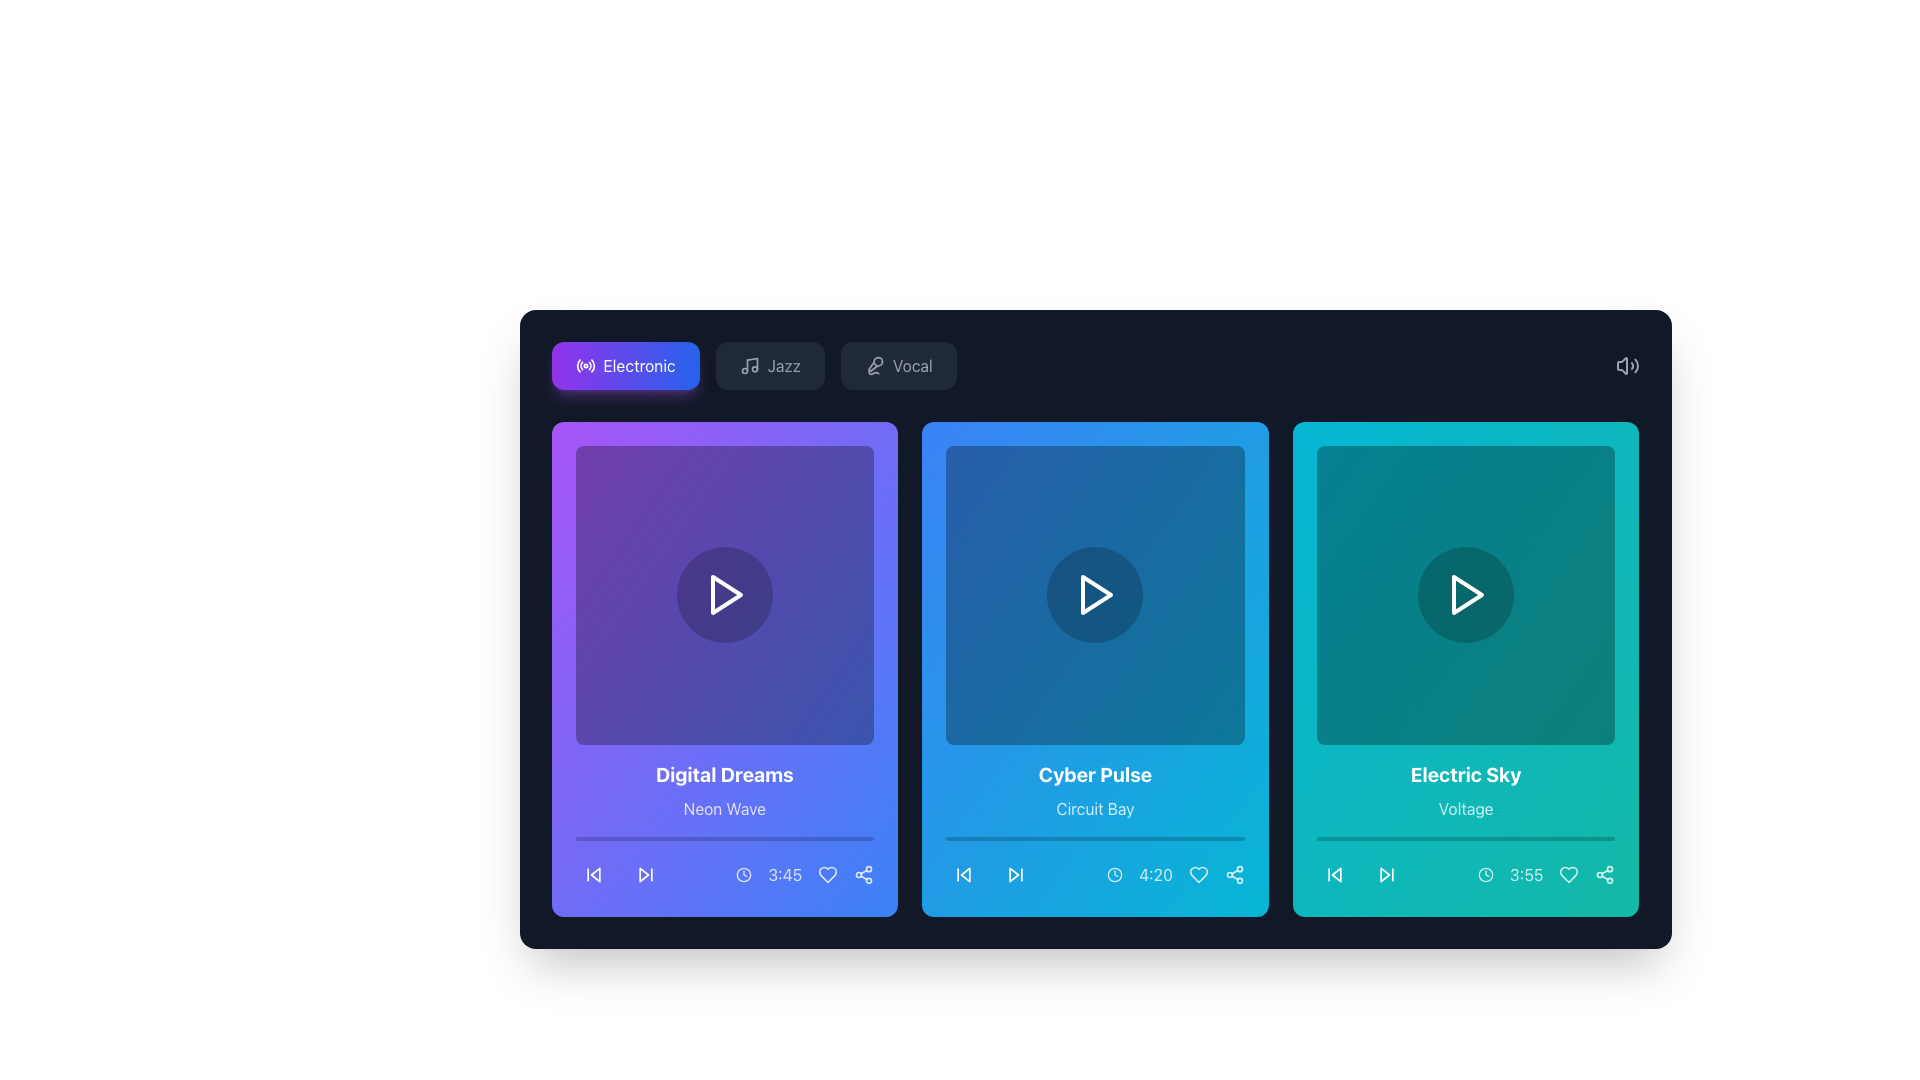 The height and width of the screenshot is (1080, 1920). What do you see at coordinates (1114, 873) in the screenshot?
I see `the graphical circle component of the SVG clock icon located in the 'Cyber Pulse' card near the bottom-right corner next to the time display` at bounding box center [1114, 873].